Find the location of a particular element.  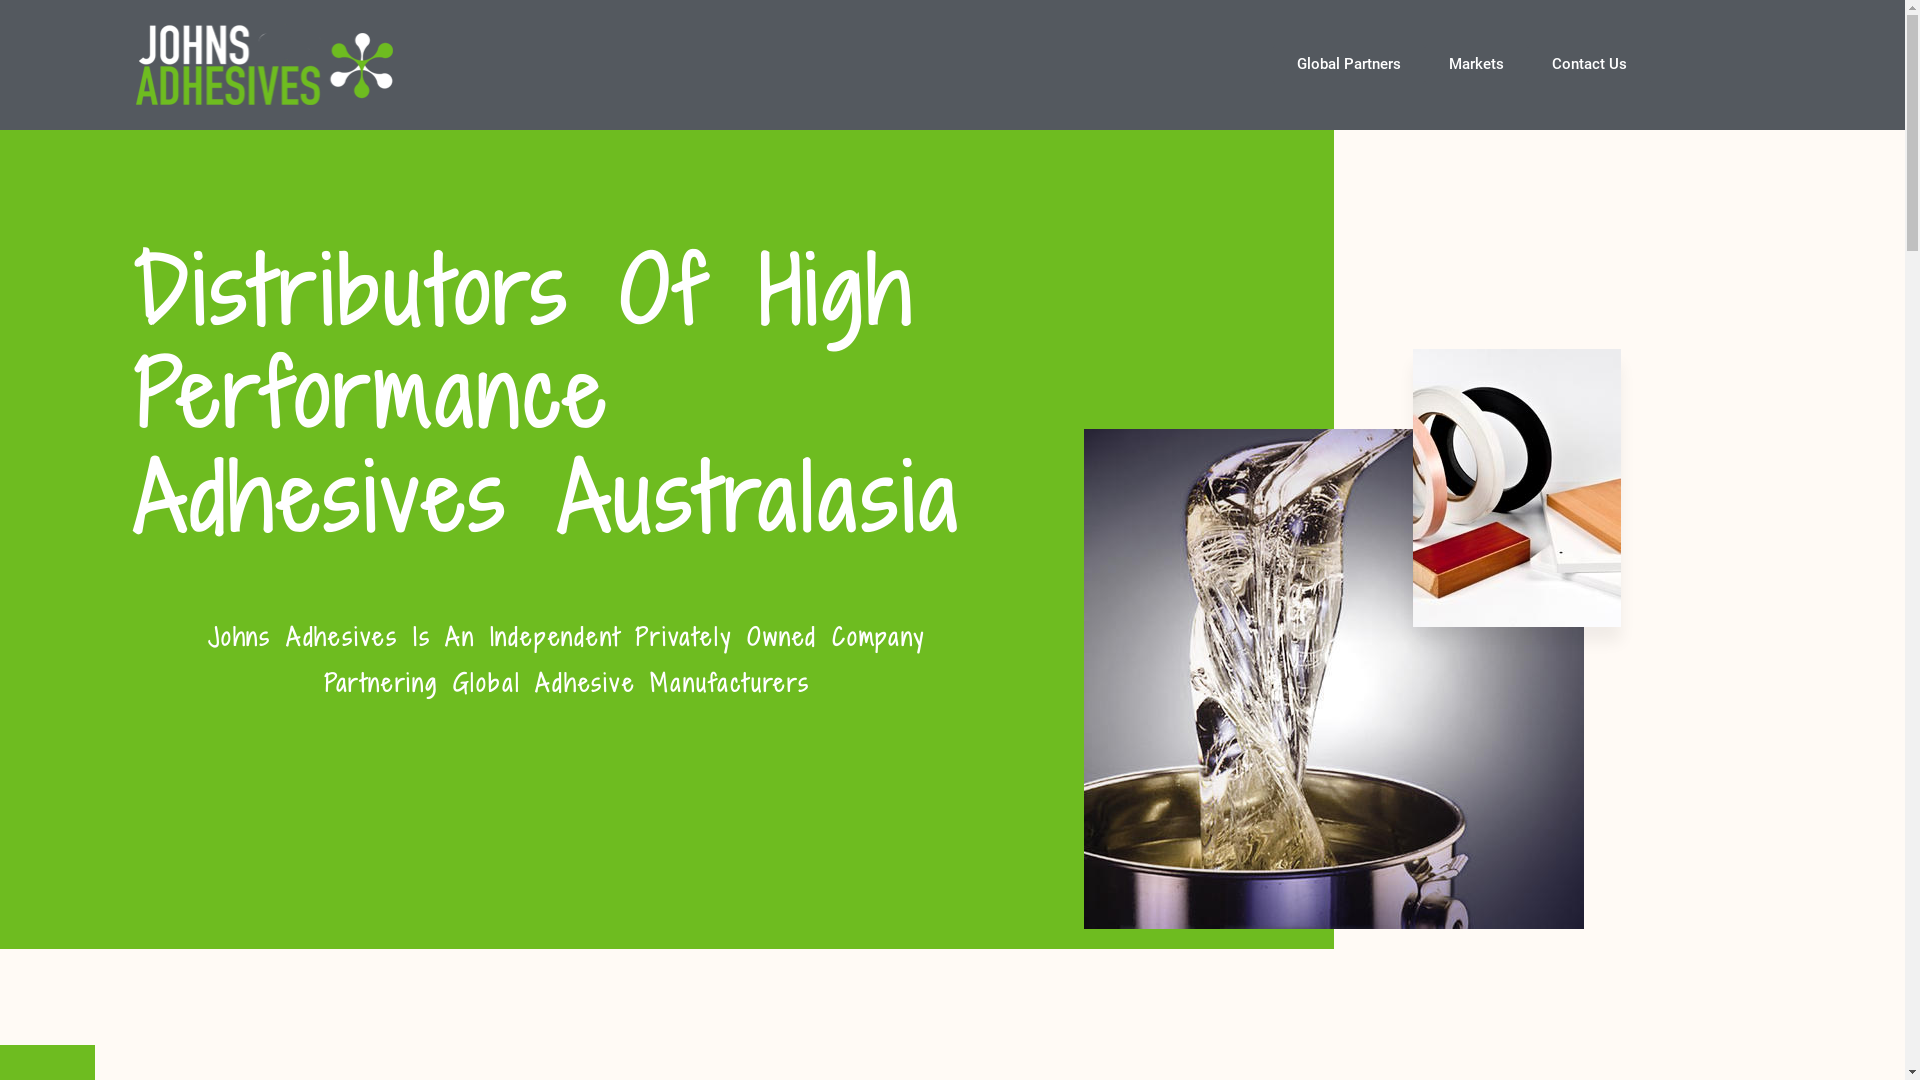

'Contact Us' is located at coordinates (1526, 63).